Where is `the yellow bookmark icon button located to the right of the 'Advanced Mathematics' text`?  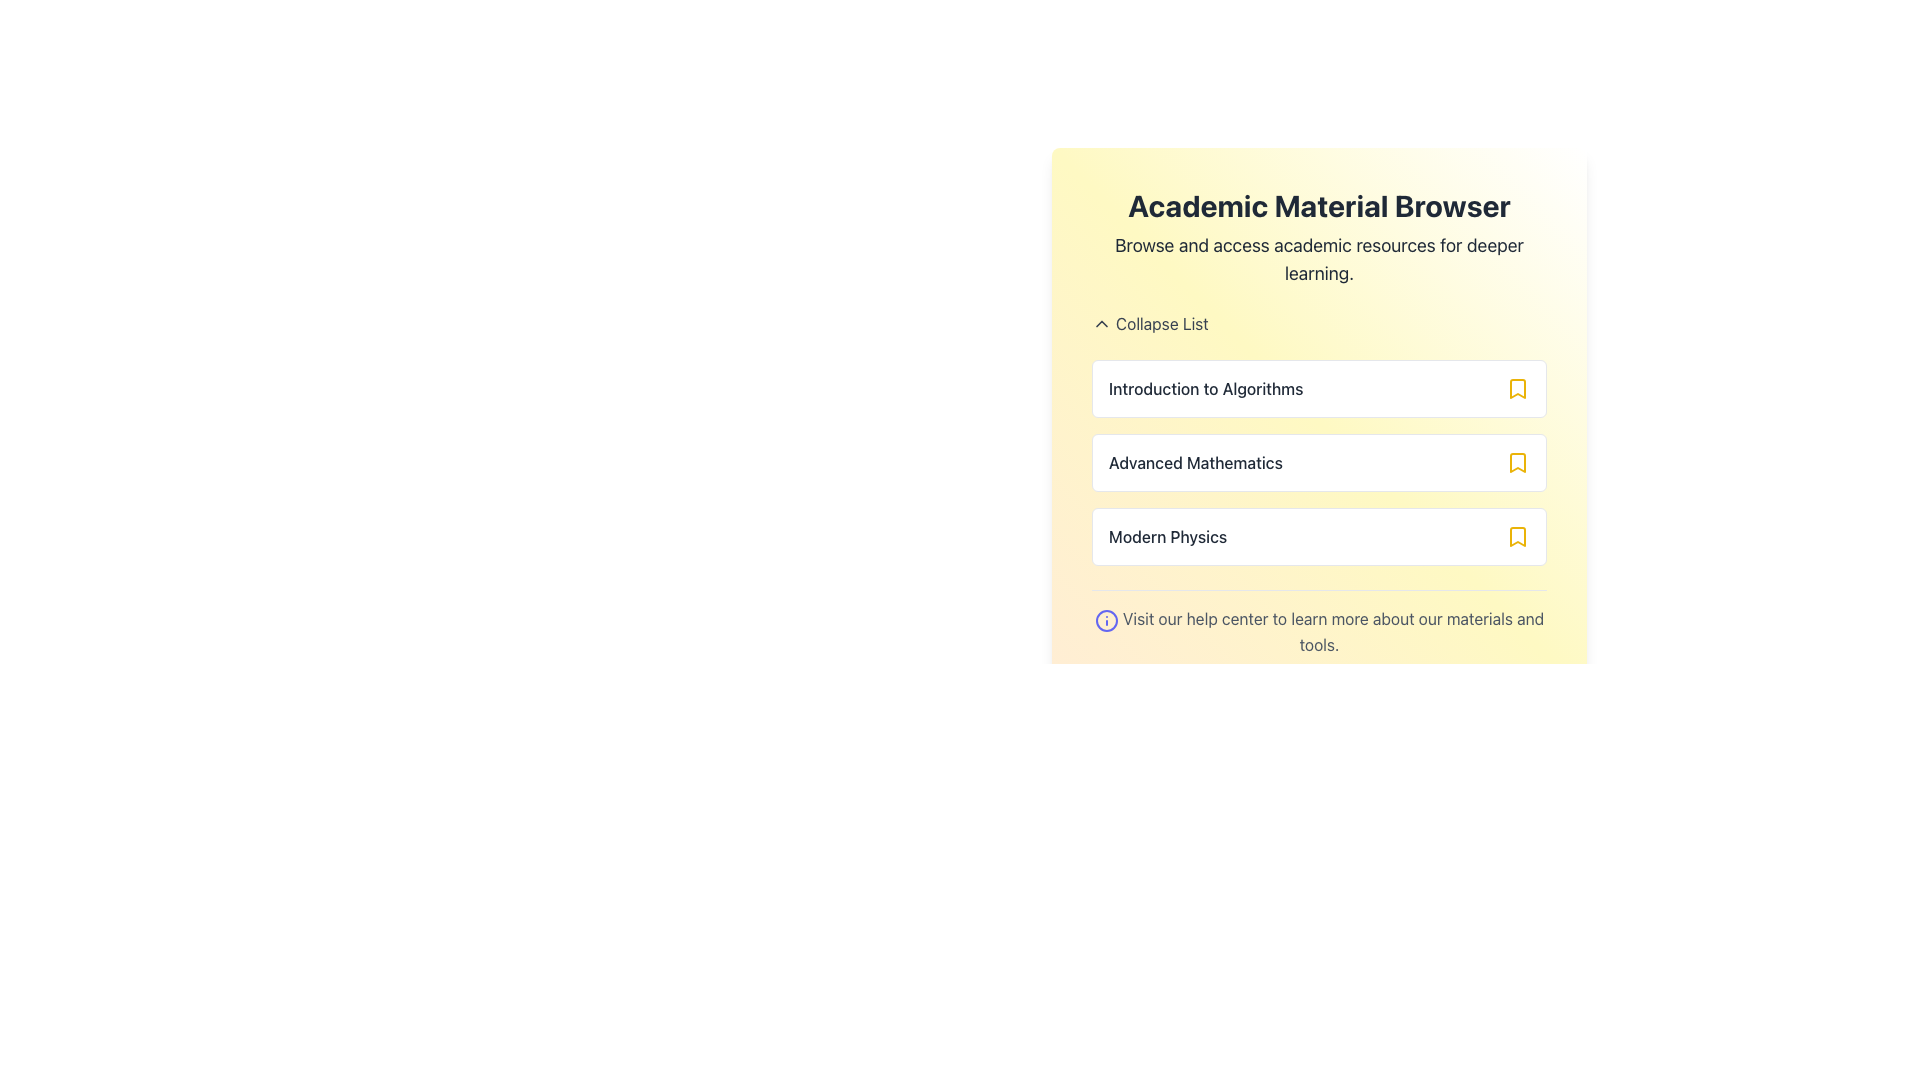
the yellow bookmark icon button located to the right of the 'Advanced Mathematics' text is located at coordinates (1517, 462).